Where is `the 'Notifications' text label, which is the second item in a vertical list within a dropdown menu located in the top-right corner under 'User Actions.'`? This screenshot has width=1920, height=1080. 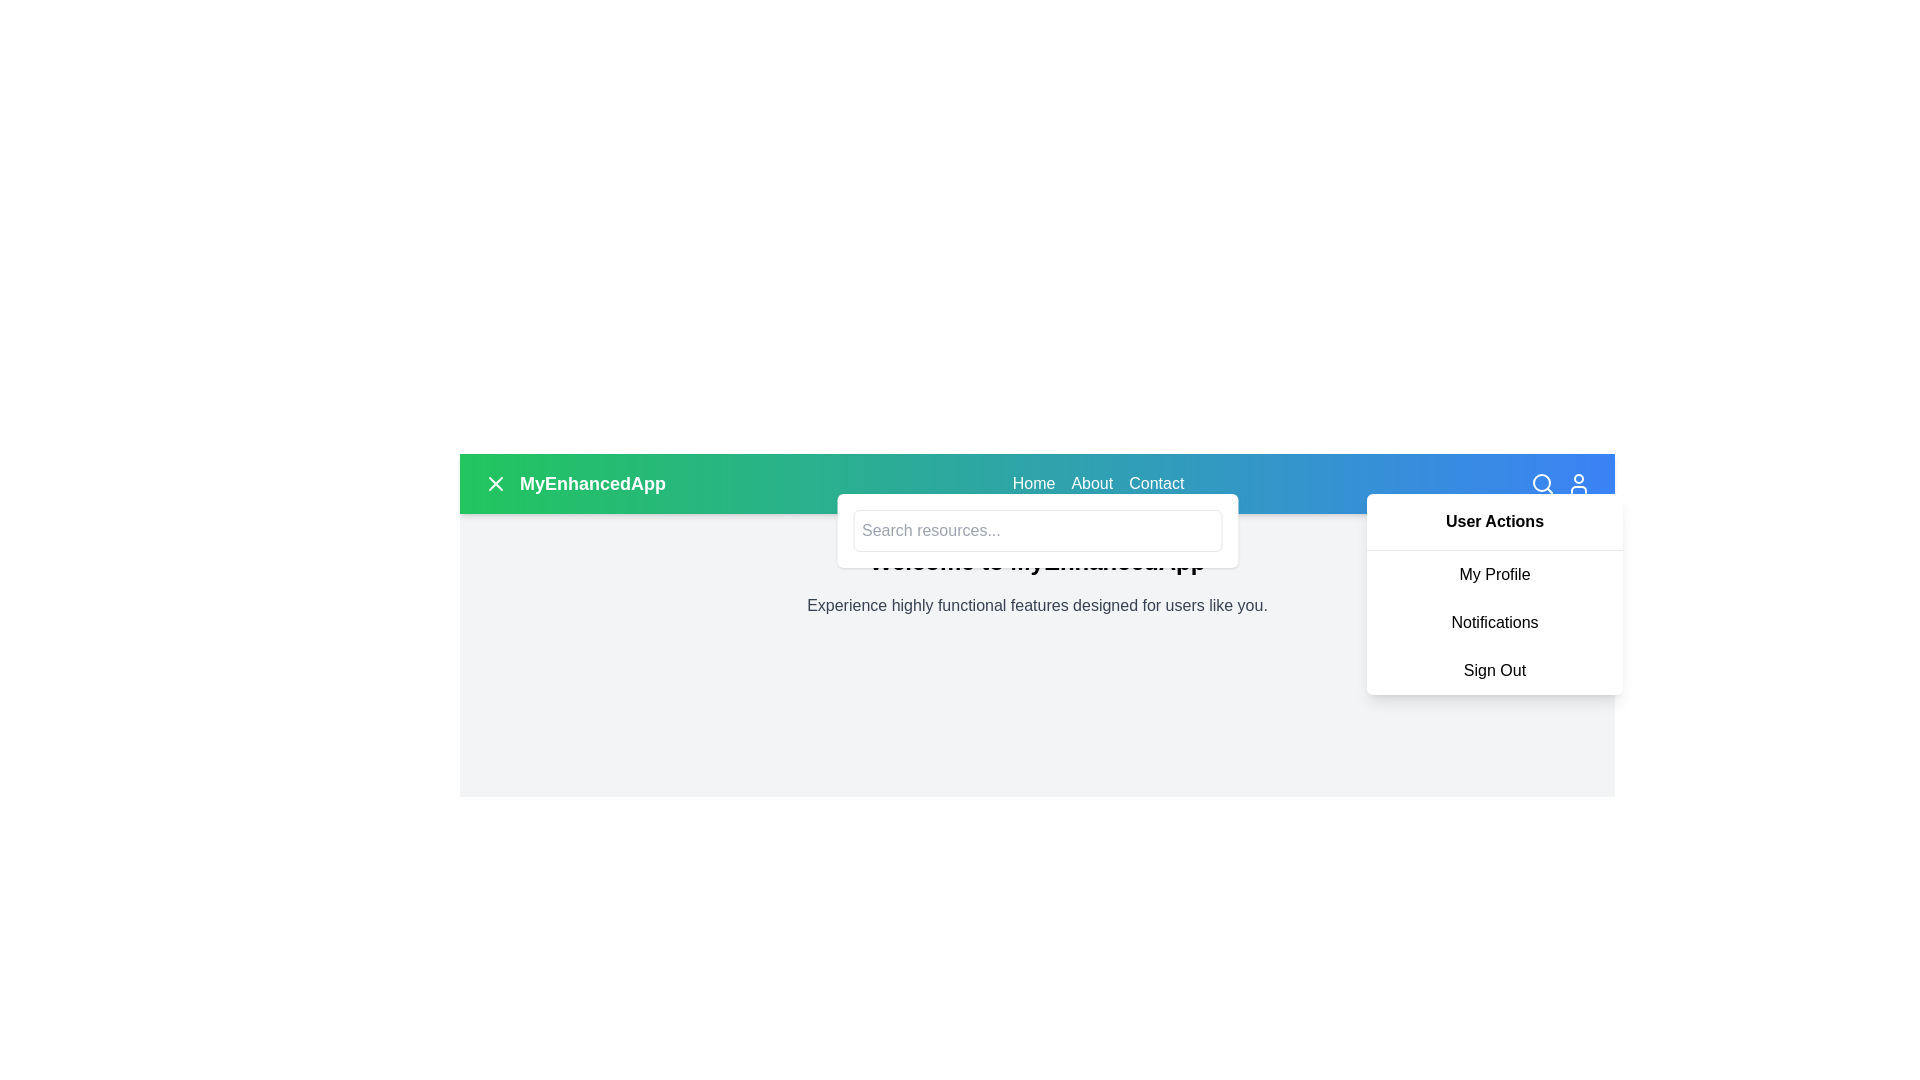
the 'Notifications' text label, which is the second item in a vertical list within a dropdown menu located in the top-right corner under 'User Actions.' is located at coordinates (1494, 622).